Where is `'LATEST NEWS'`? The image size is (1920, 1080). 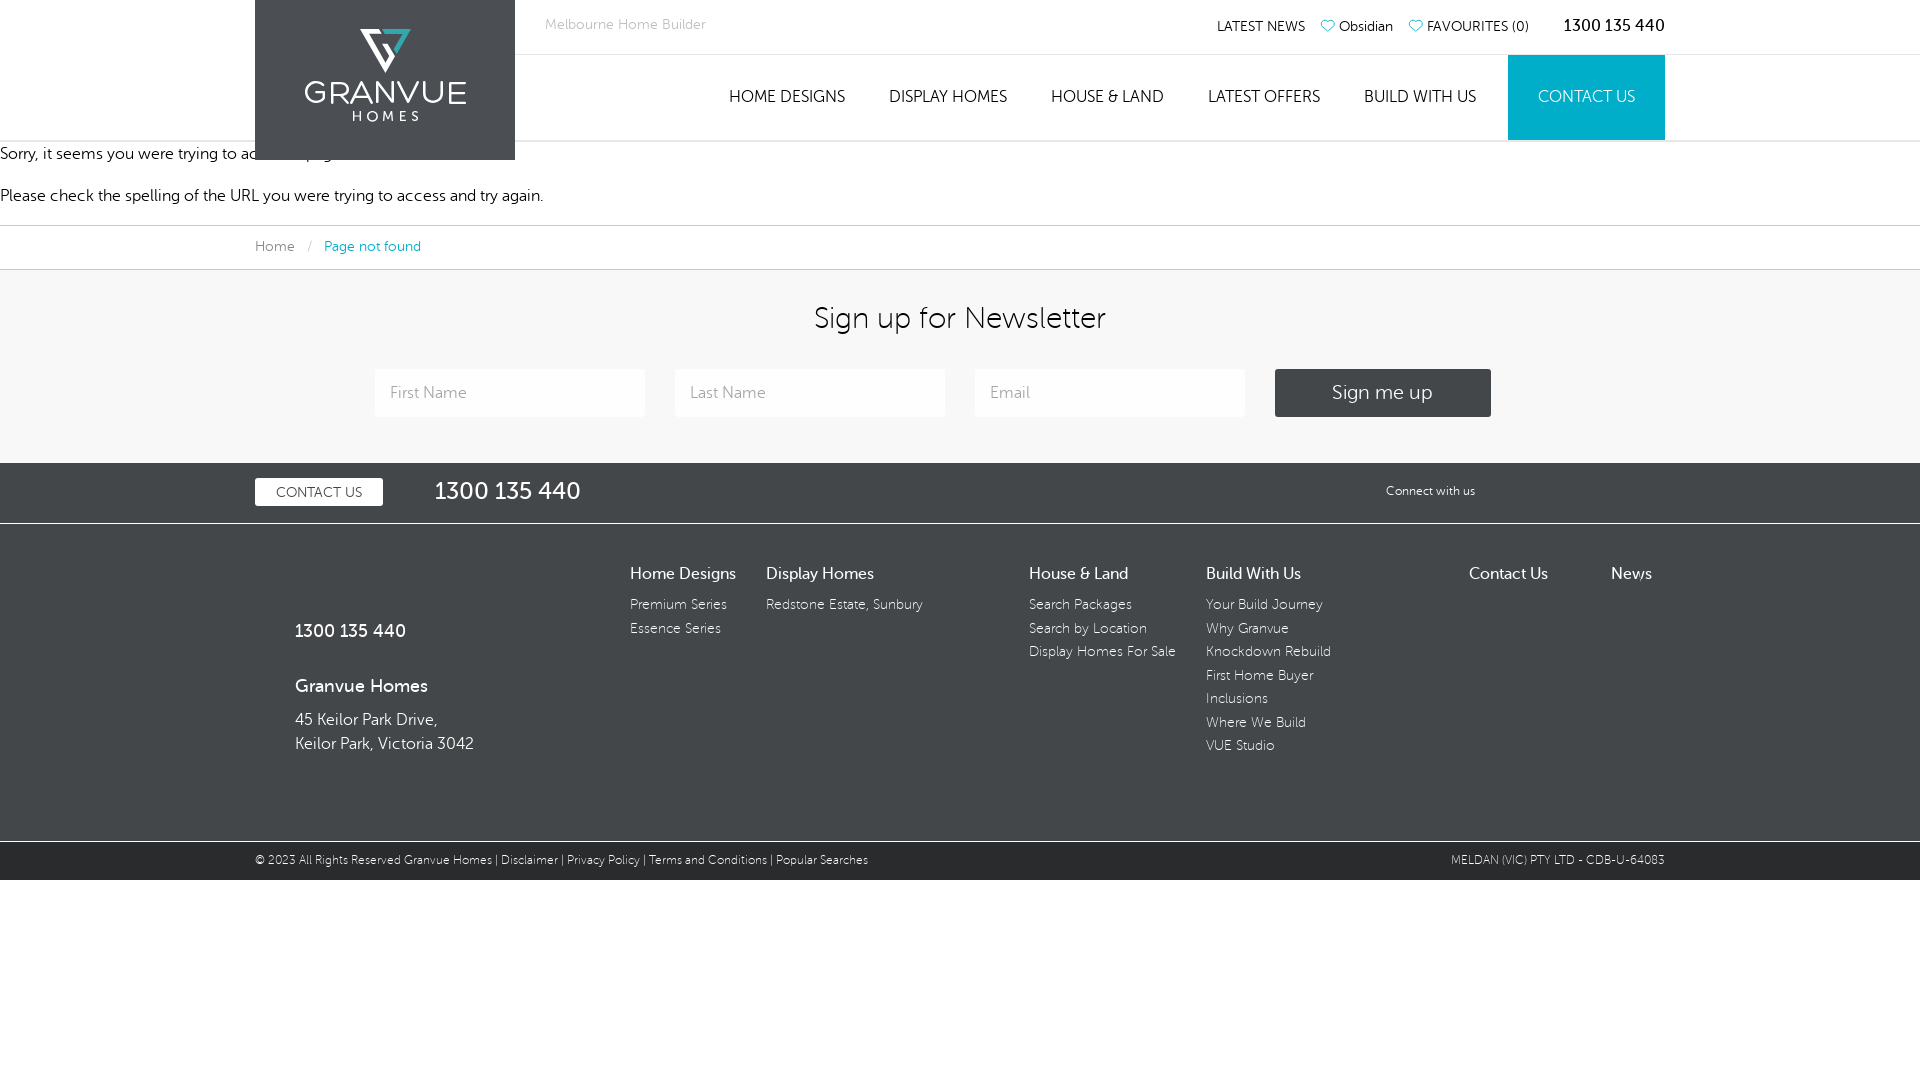 'LATEST NEWS' is located at coordinates (1252, 26).